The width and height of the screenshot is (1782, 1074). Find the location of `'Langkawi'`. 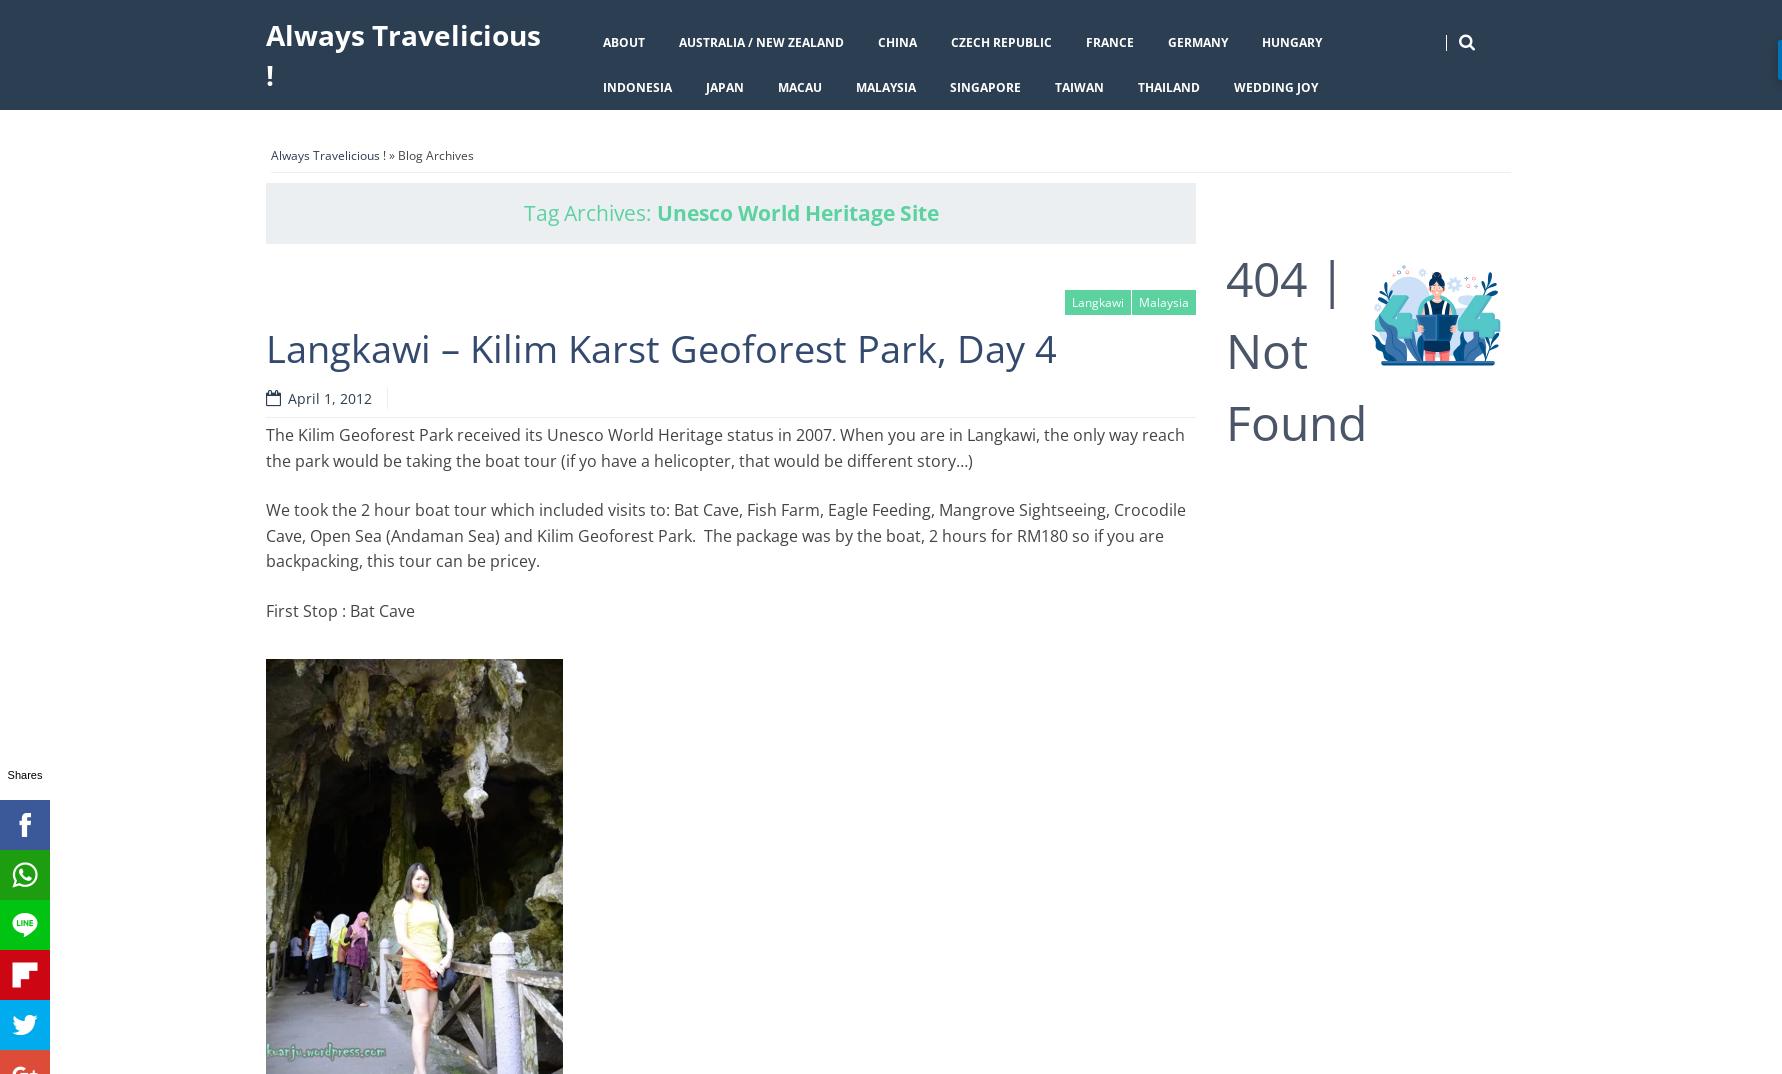

'Langkawi' is located at coordinates (1072, 301).